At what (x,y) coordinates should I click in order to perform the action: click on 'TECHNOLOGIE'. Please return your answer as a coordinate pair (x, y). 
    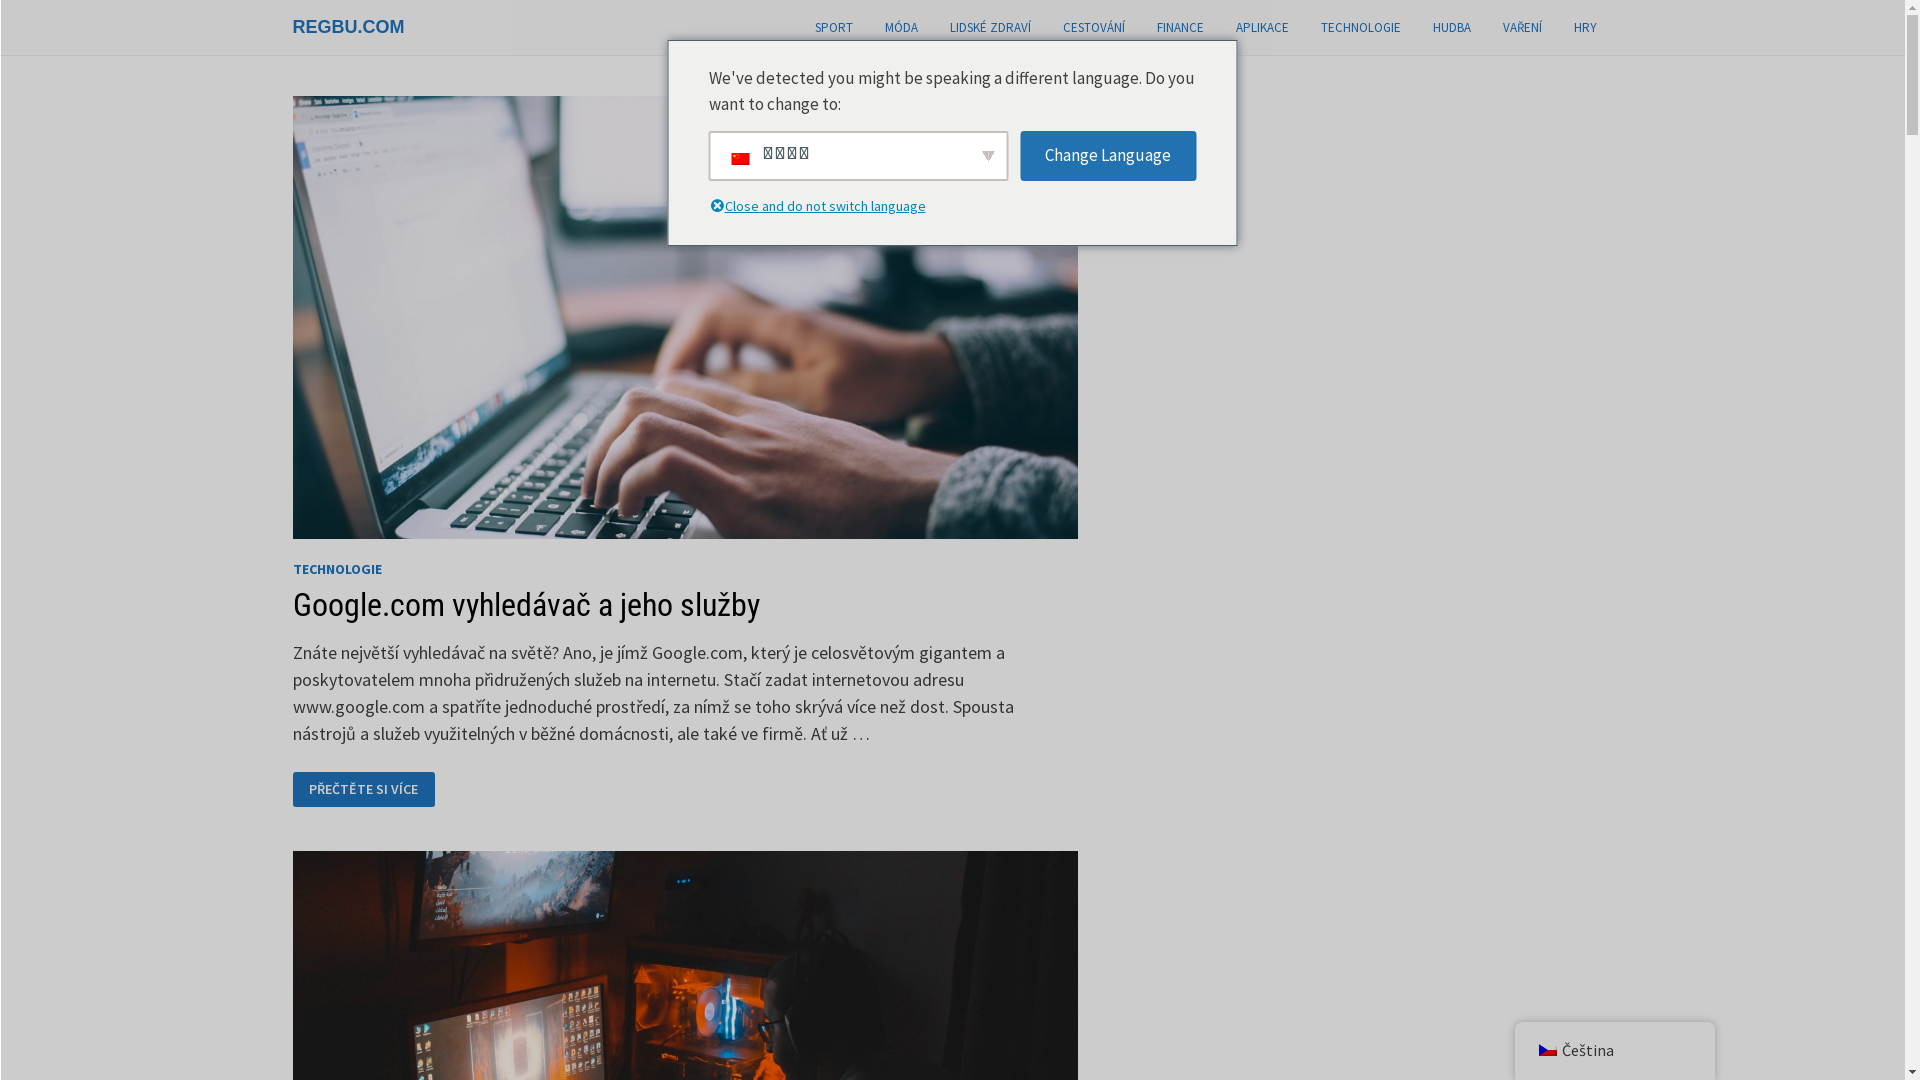
    Looking at the image, I should click on (1359, 27).